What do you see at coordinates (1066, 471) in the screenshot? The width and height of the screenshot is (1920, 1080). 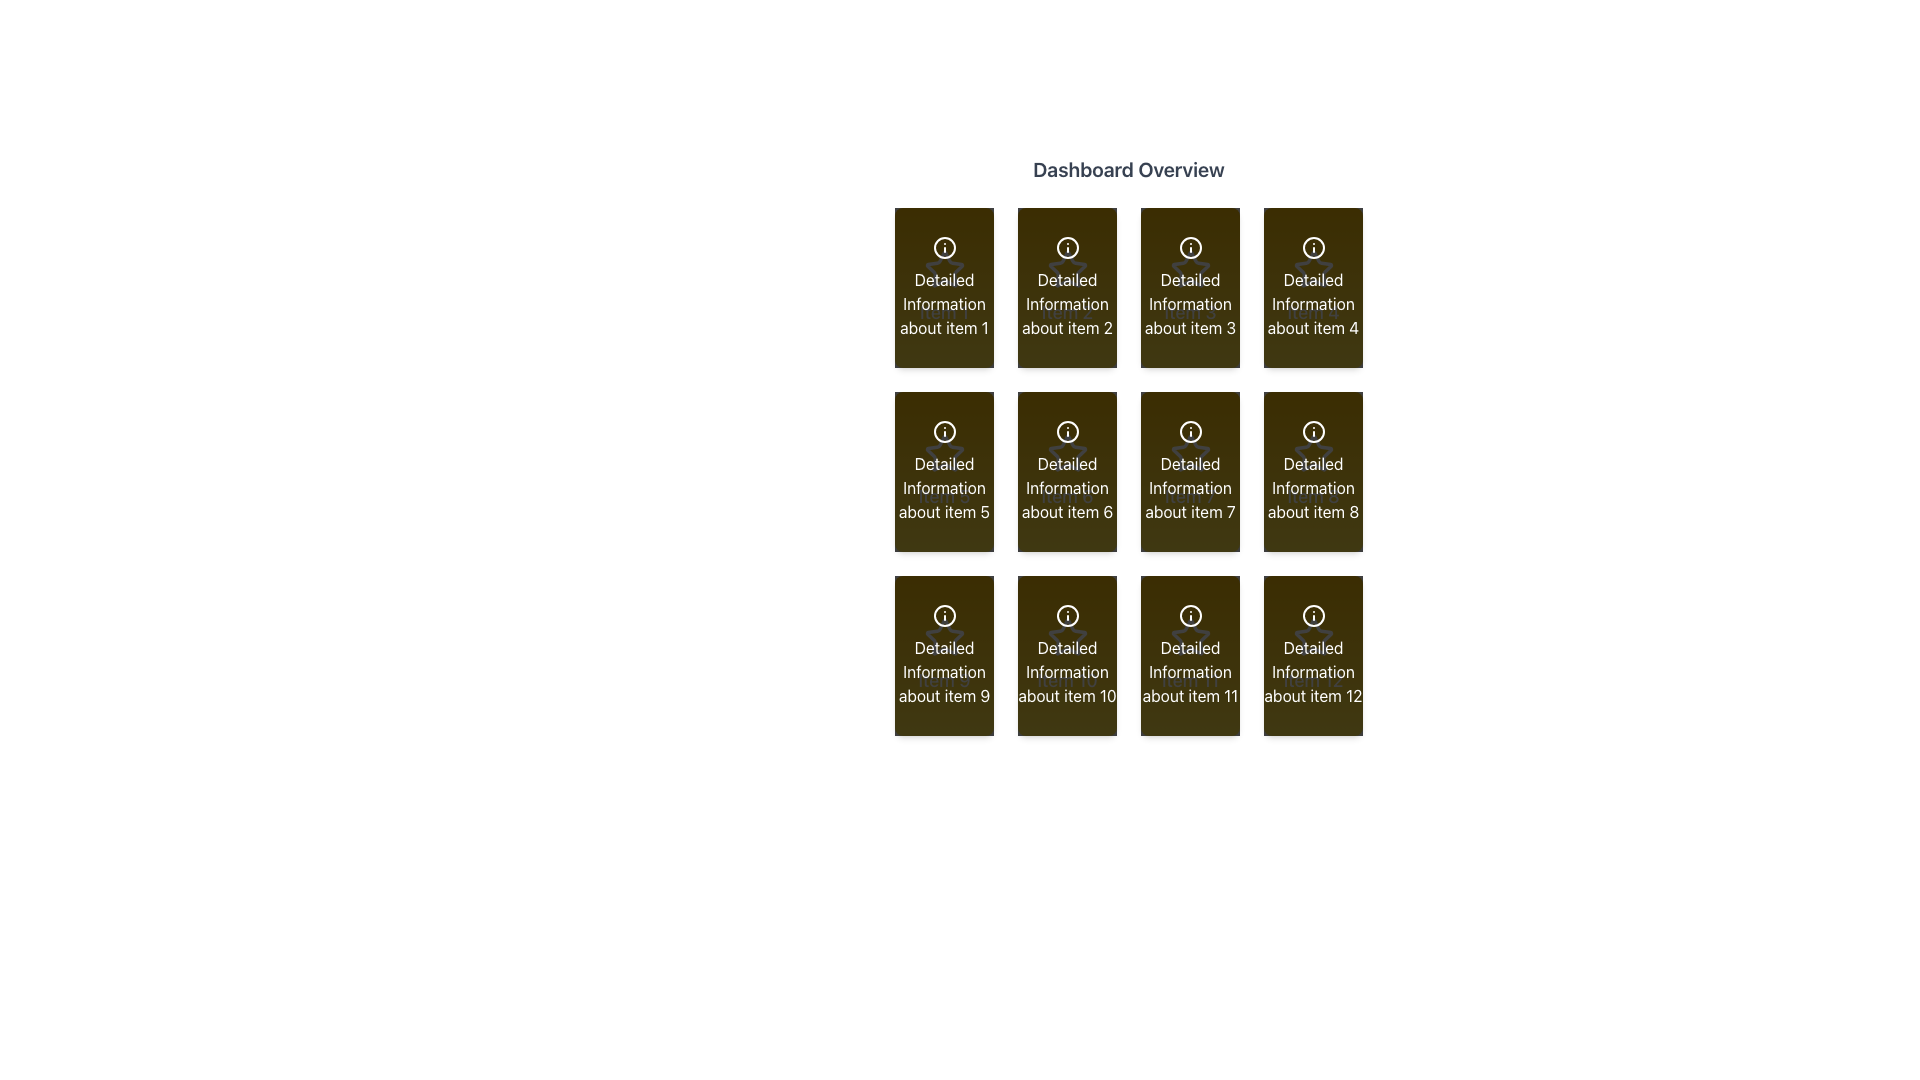 I see `the rectangular tile with a gradient background featuring a white star icon and the label 'Item 6'` at bounding box center [1066, 471].